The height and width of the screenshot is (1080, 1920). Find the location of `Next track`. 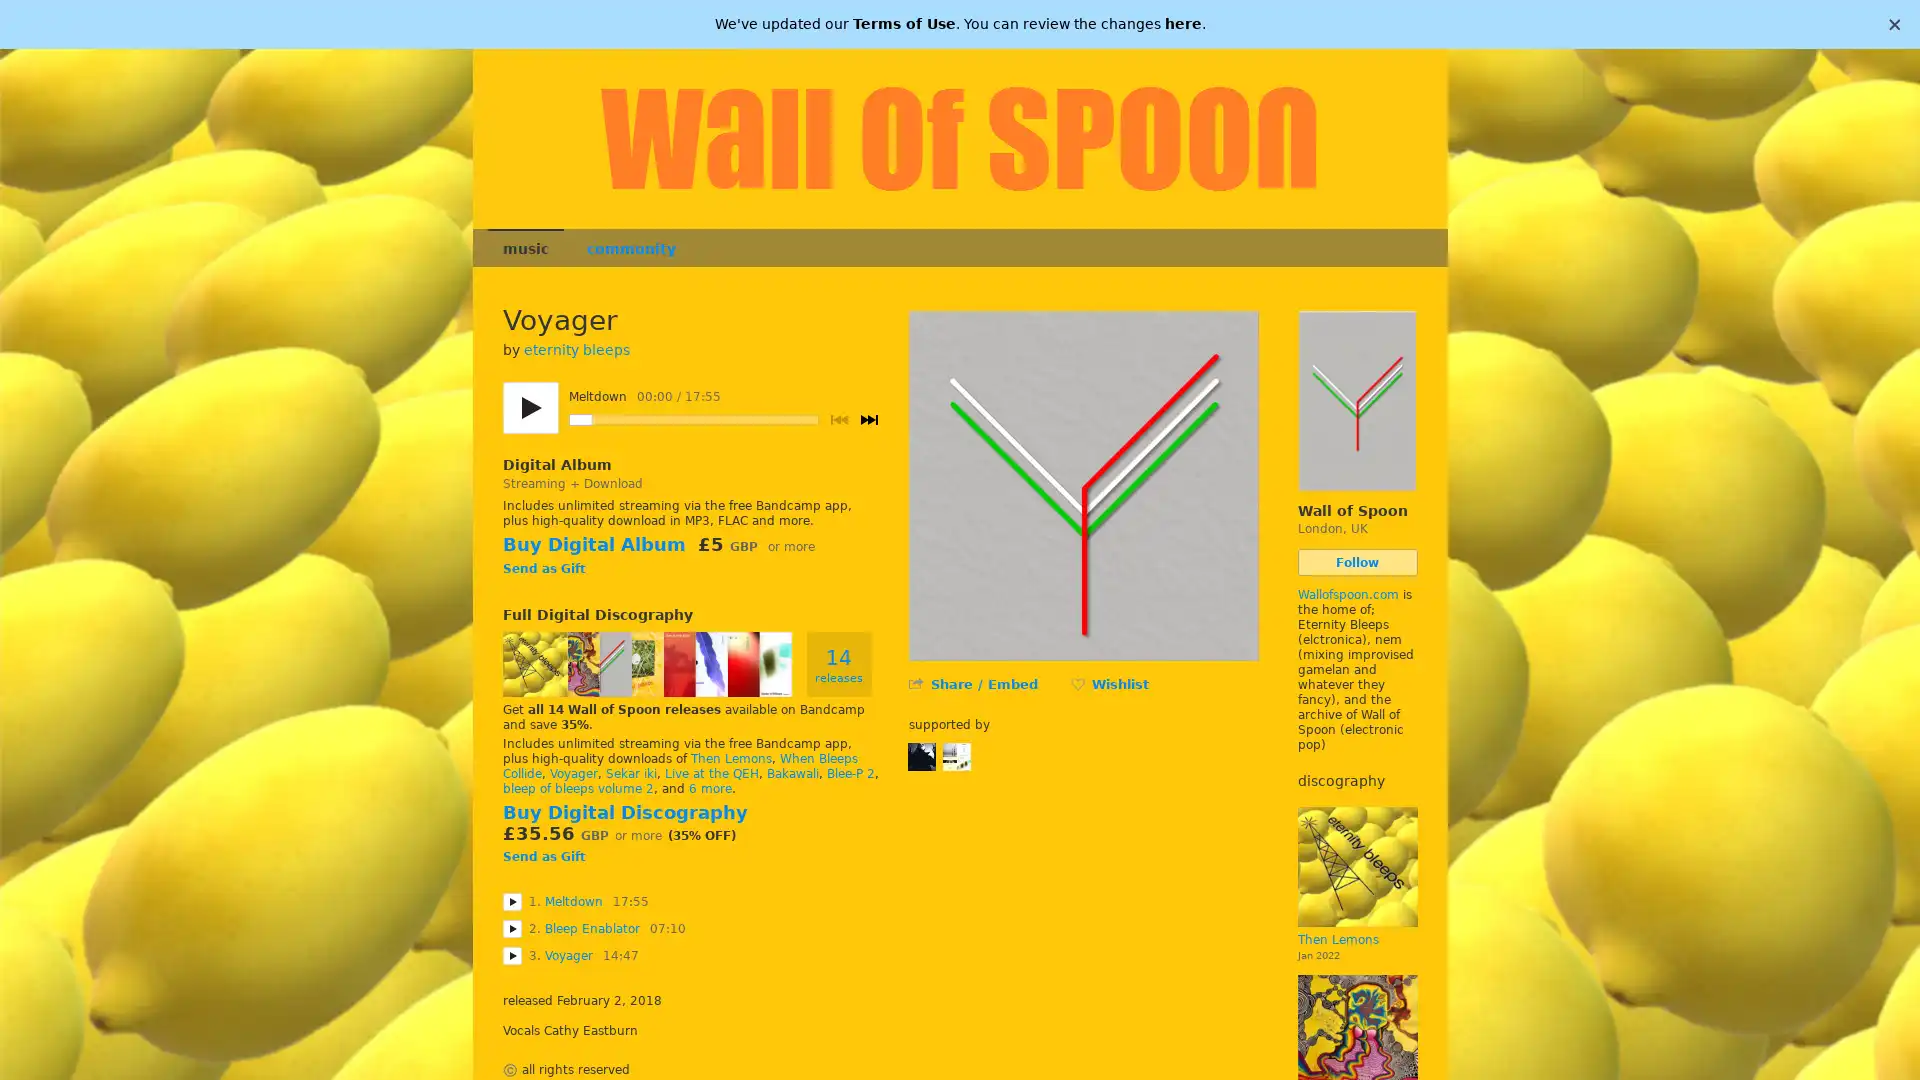

Next track is located at coordinates (868, 419).